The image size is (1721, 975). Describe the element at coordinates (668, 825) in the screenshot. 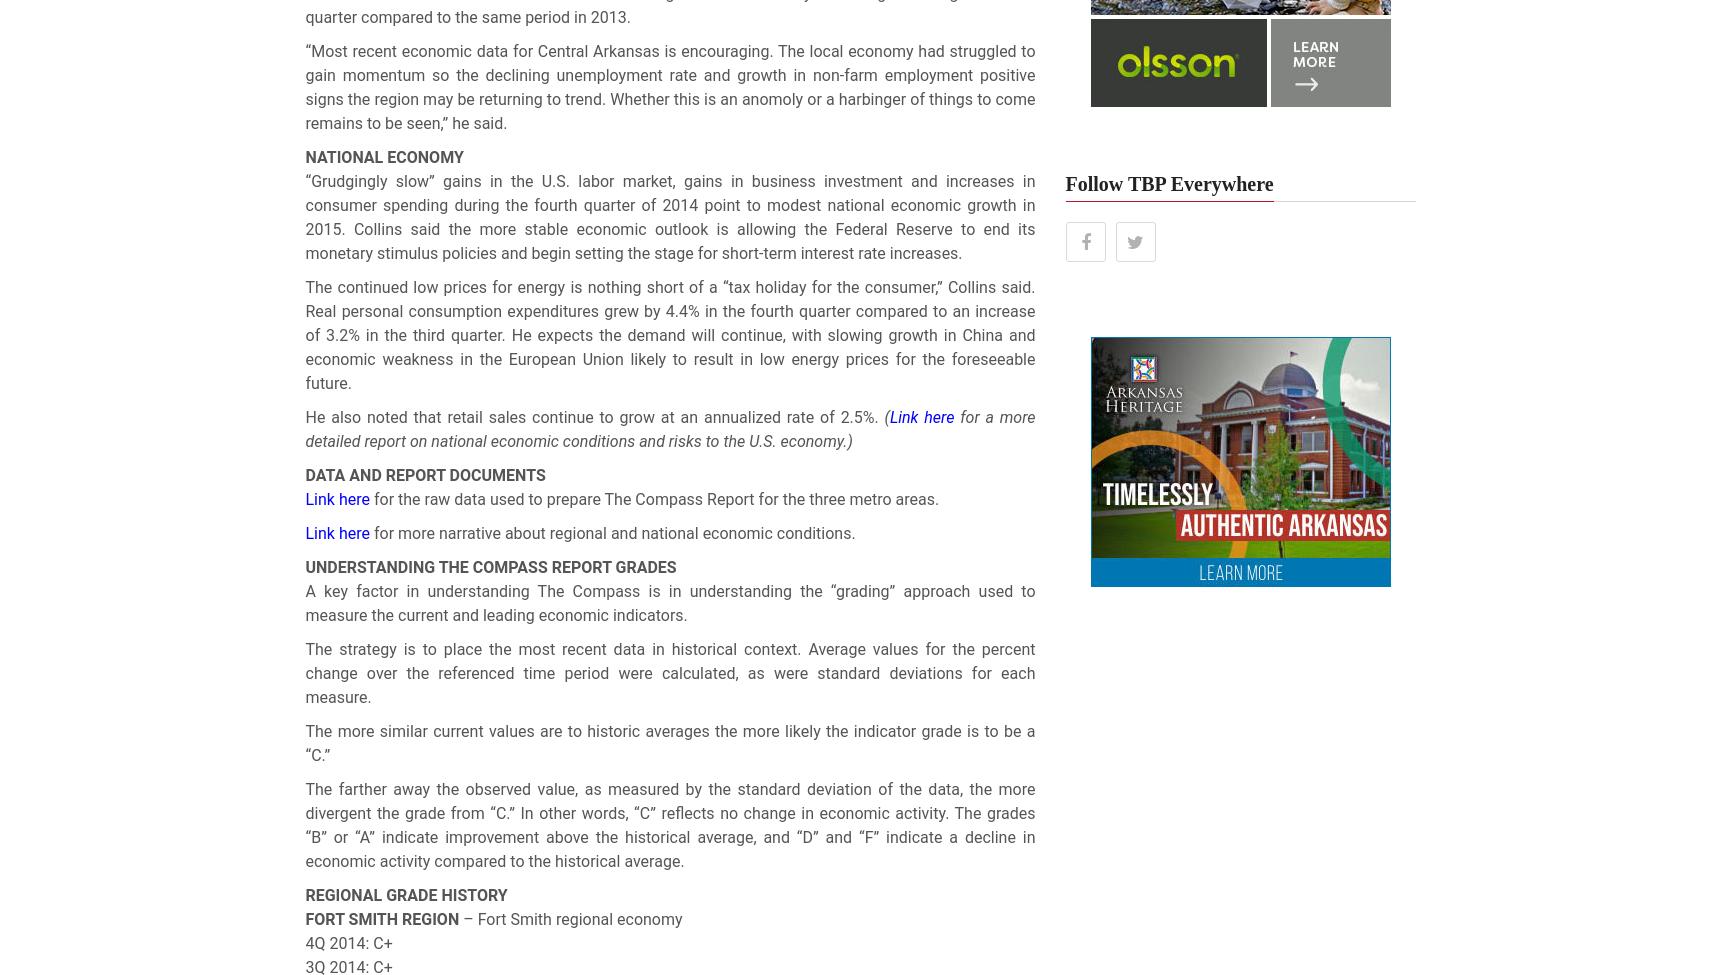

I see `'The farther away the observed value, as measured by the standard deviation of the data, the more divergent the grade from “C.” In other words, “C” reflects no change in economic activity. The grades “B” or “A” indicate improvement above the historical average, and “D” and “F” indicate a decline in economic activity compared to the historical average.'` at that location.